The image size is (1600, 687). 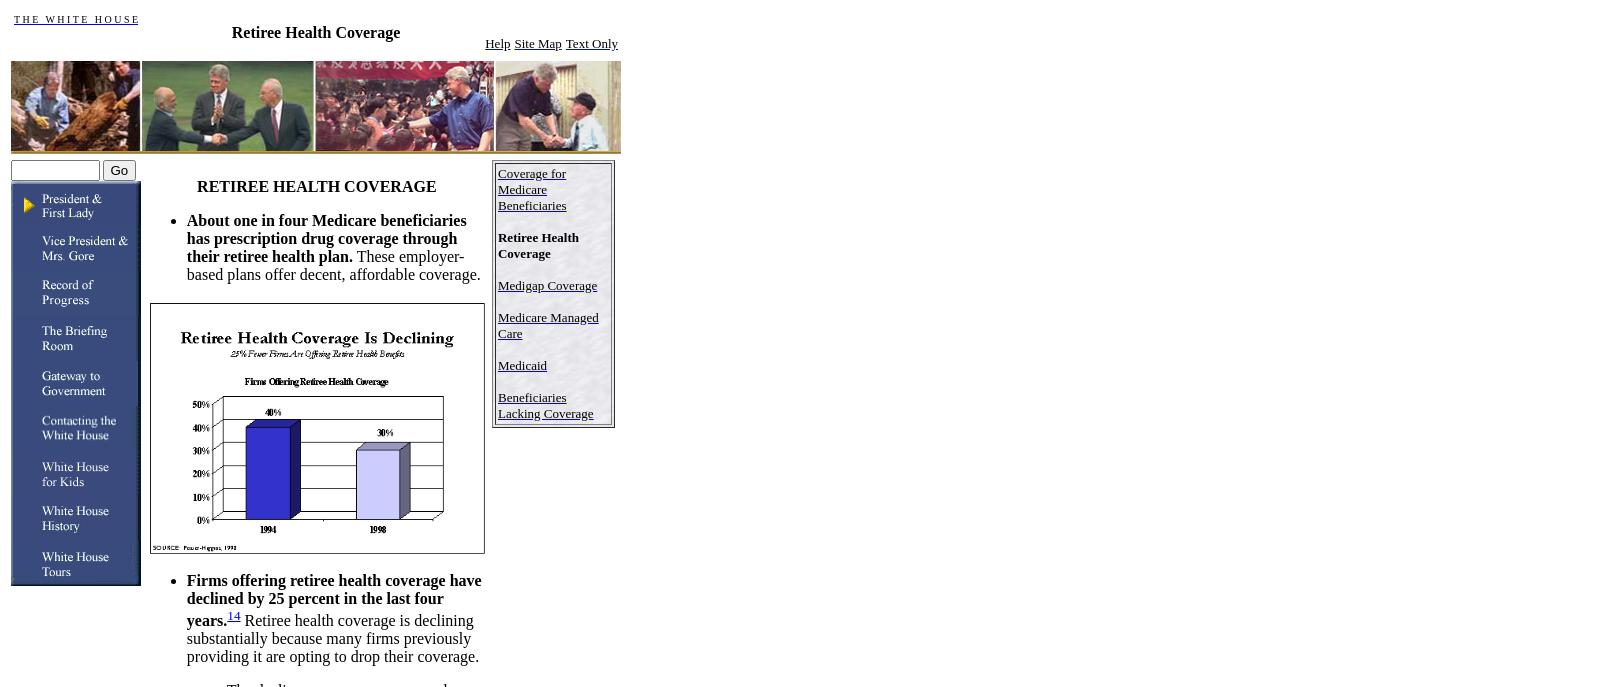 I want to click on 'These employer-based plans offer decent, affordable coverage.', so click(x=332, y=265).